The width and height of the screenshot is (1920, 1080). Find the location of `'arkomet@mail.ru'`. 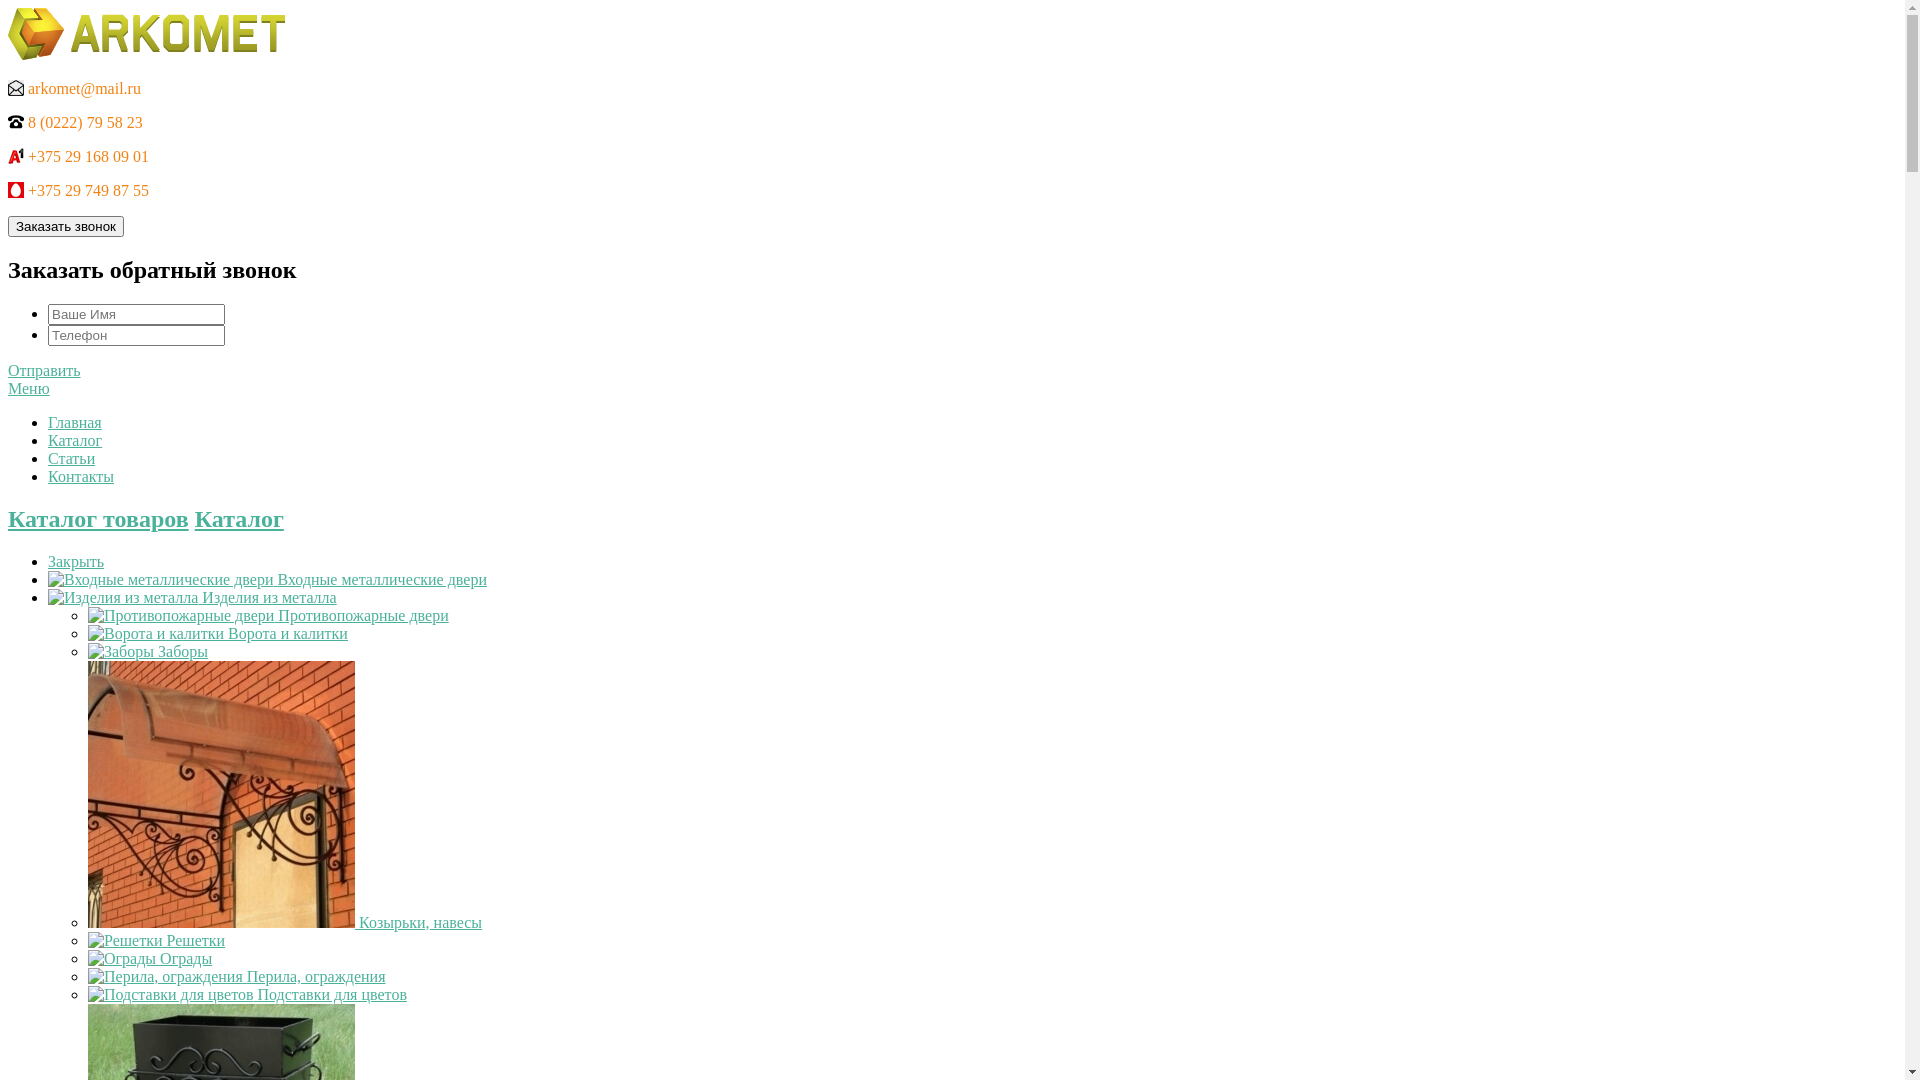

'arkomet@mail.ru' is located at coordinates (74, 87).